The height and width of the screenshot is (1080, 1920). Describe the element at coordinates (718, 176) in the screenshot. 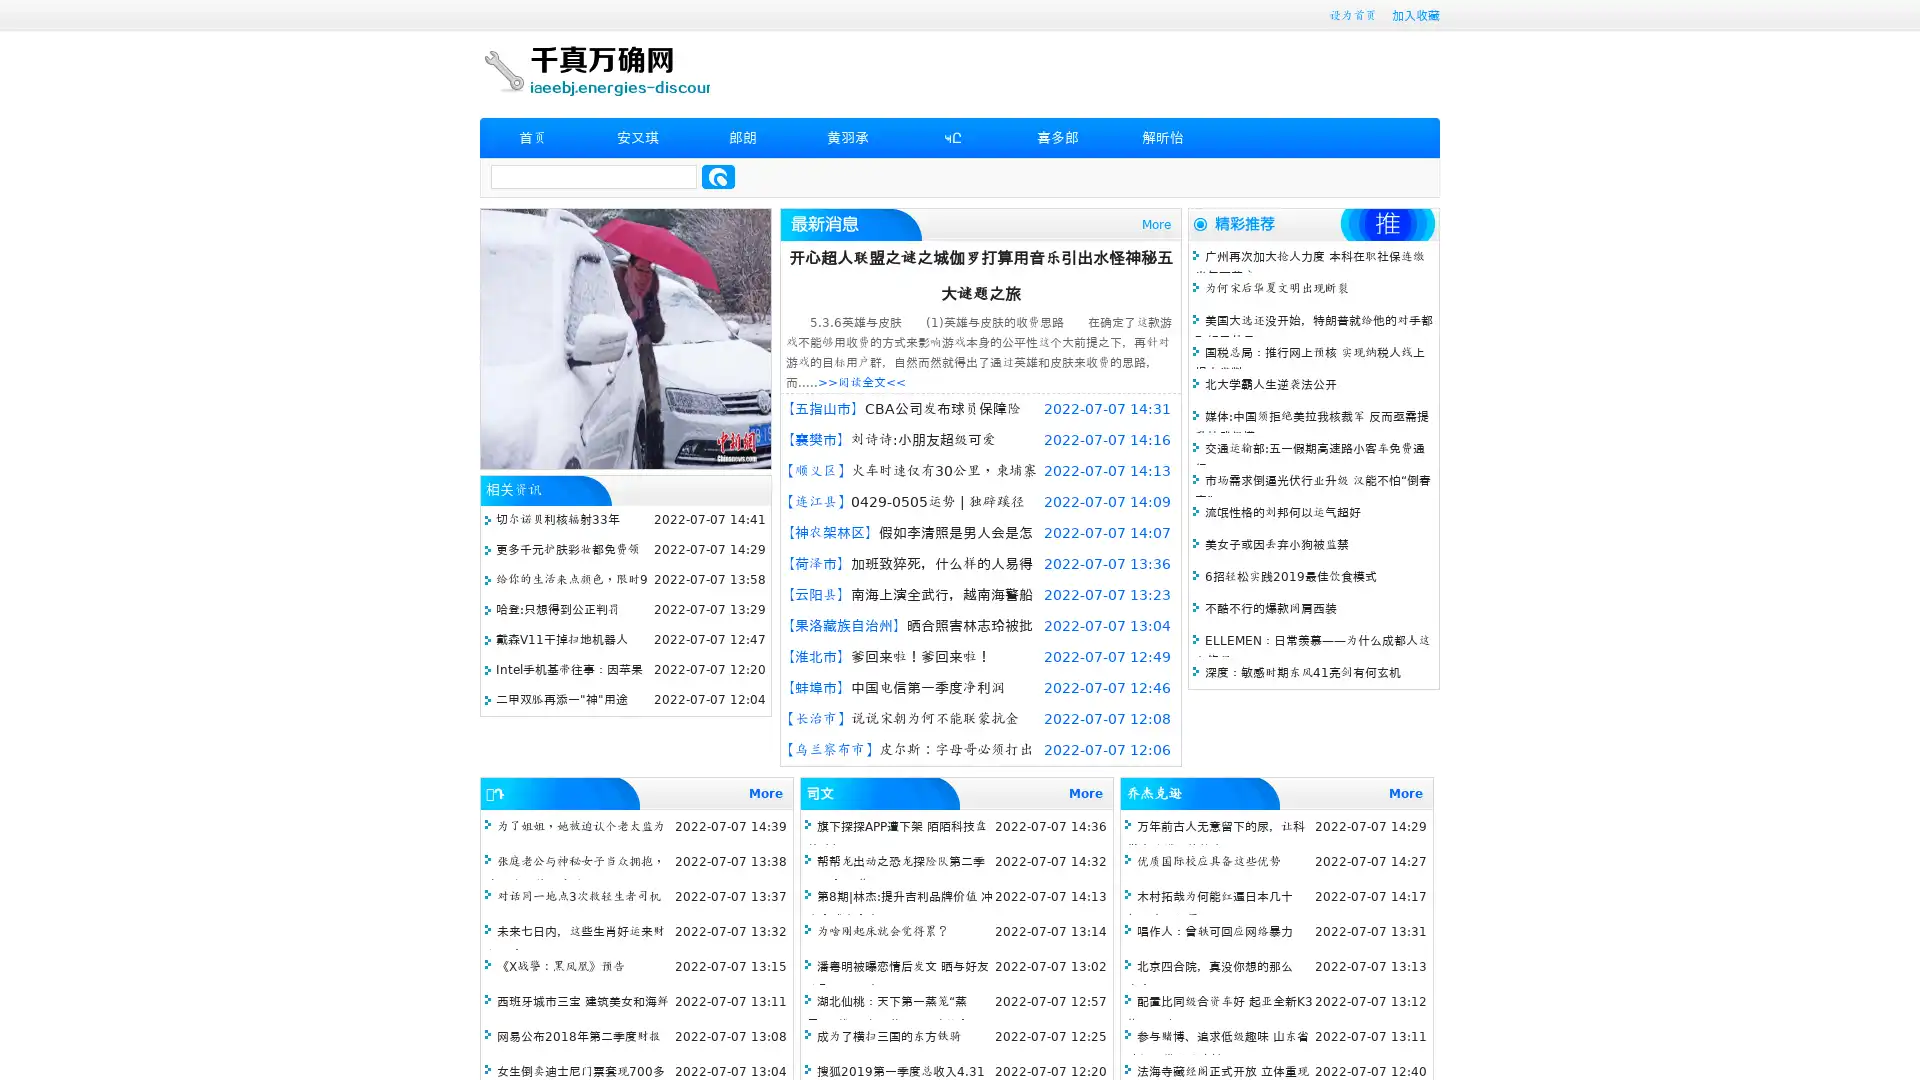

I see `Search` at that location.